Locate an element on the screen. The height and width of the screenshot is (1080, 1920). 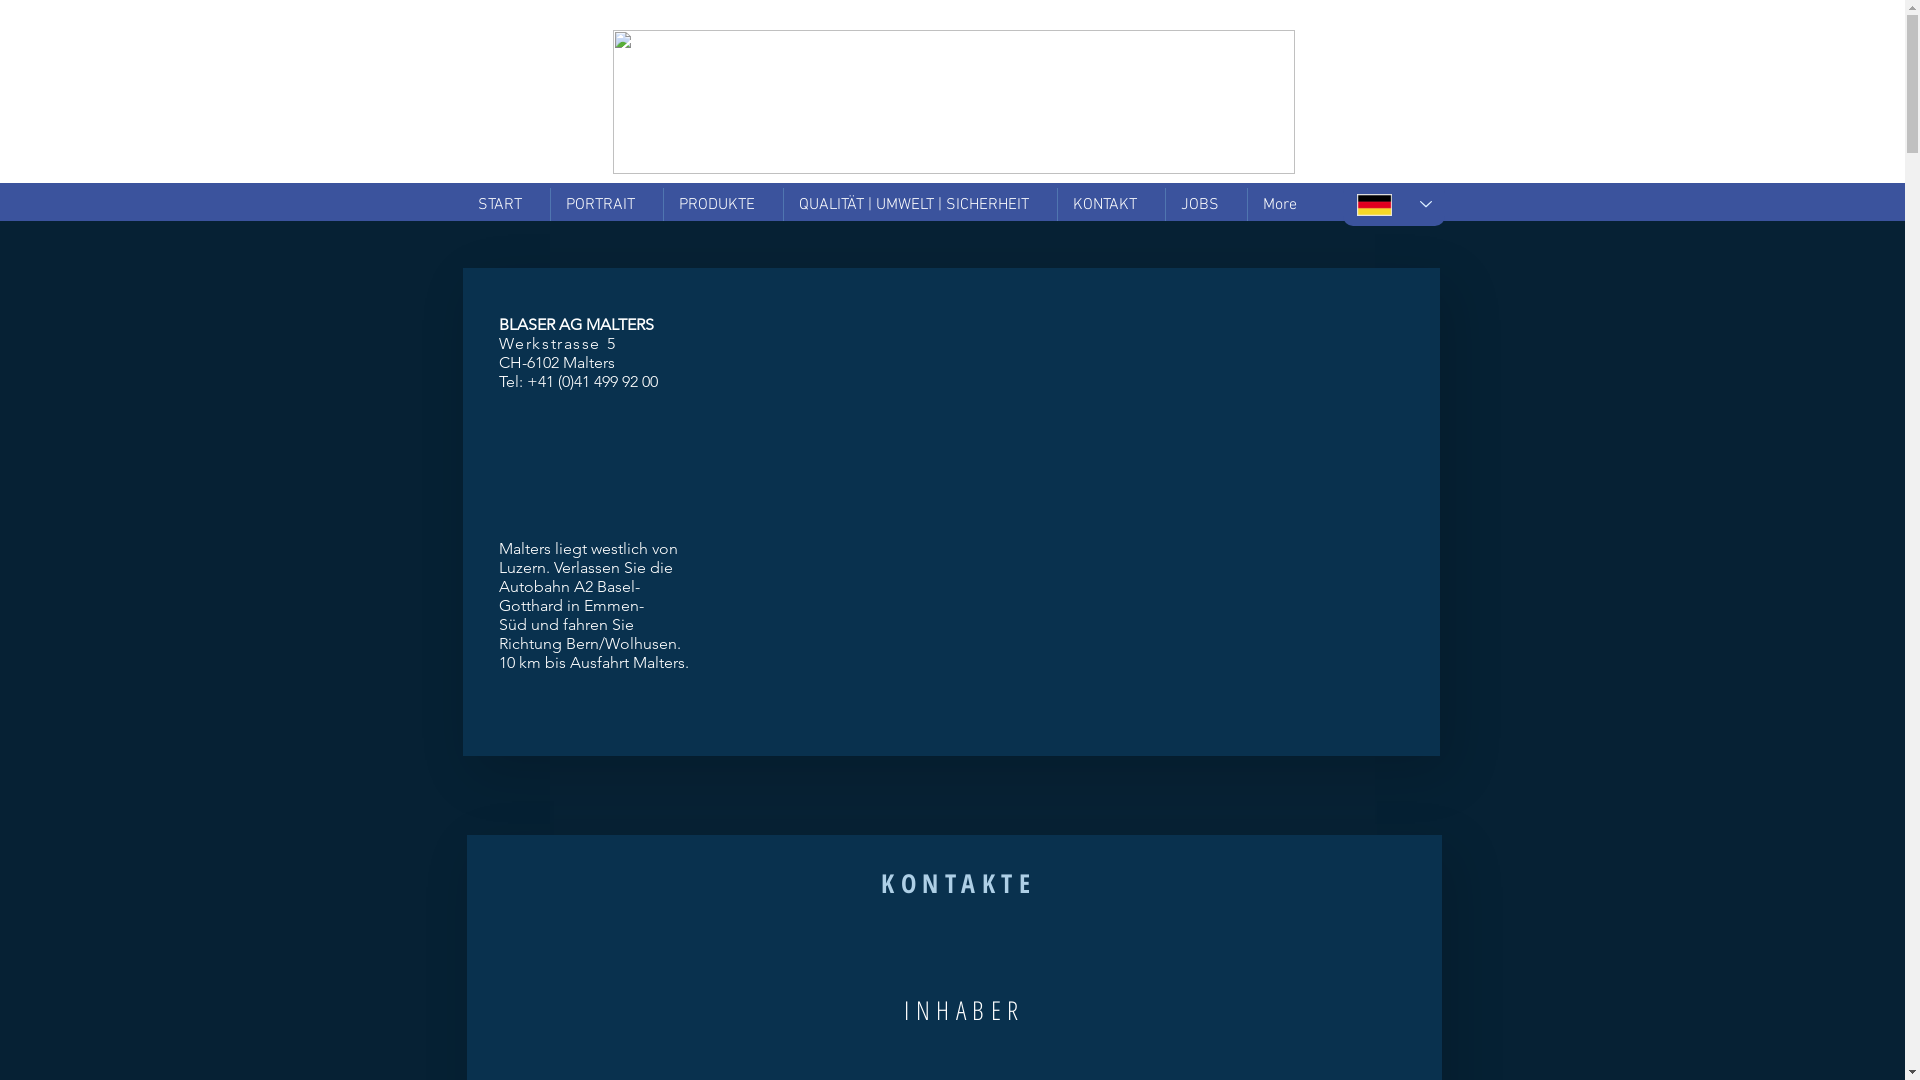
'PORTRAIT' is located at coordinates (604, 204).